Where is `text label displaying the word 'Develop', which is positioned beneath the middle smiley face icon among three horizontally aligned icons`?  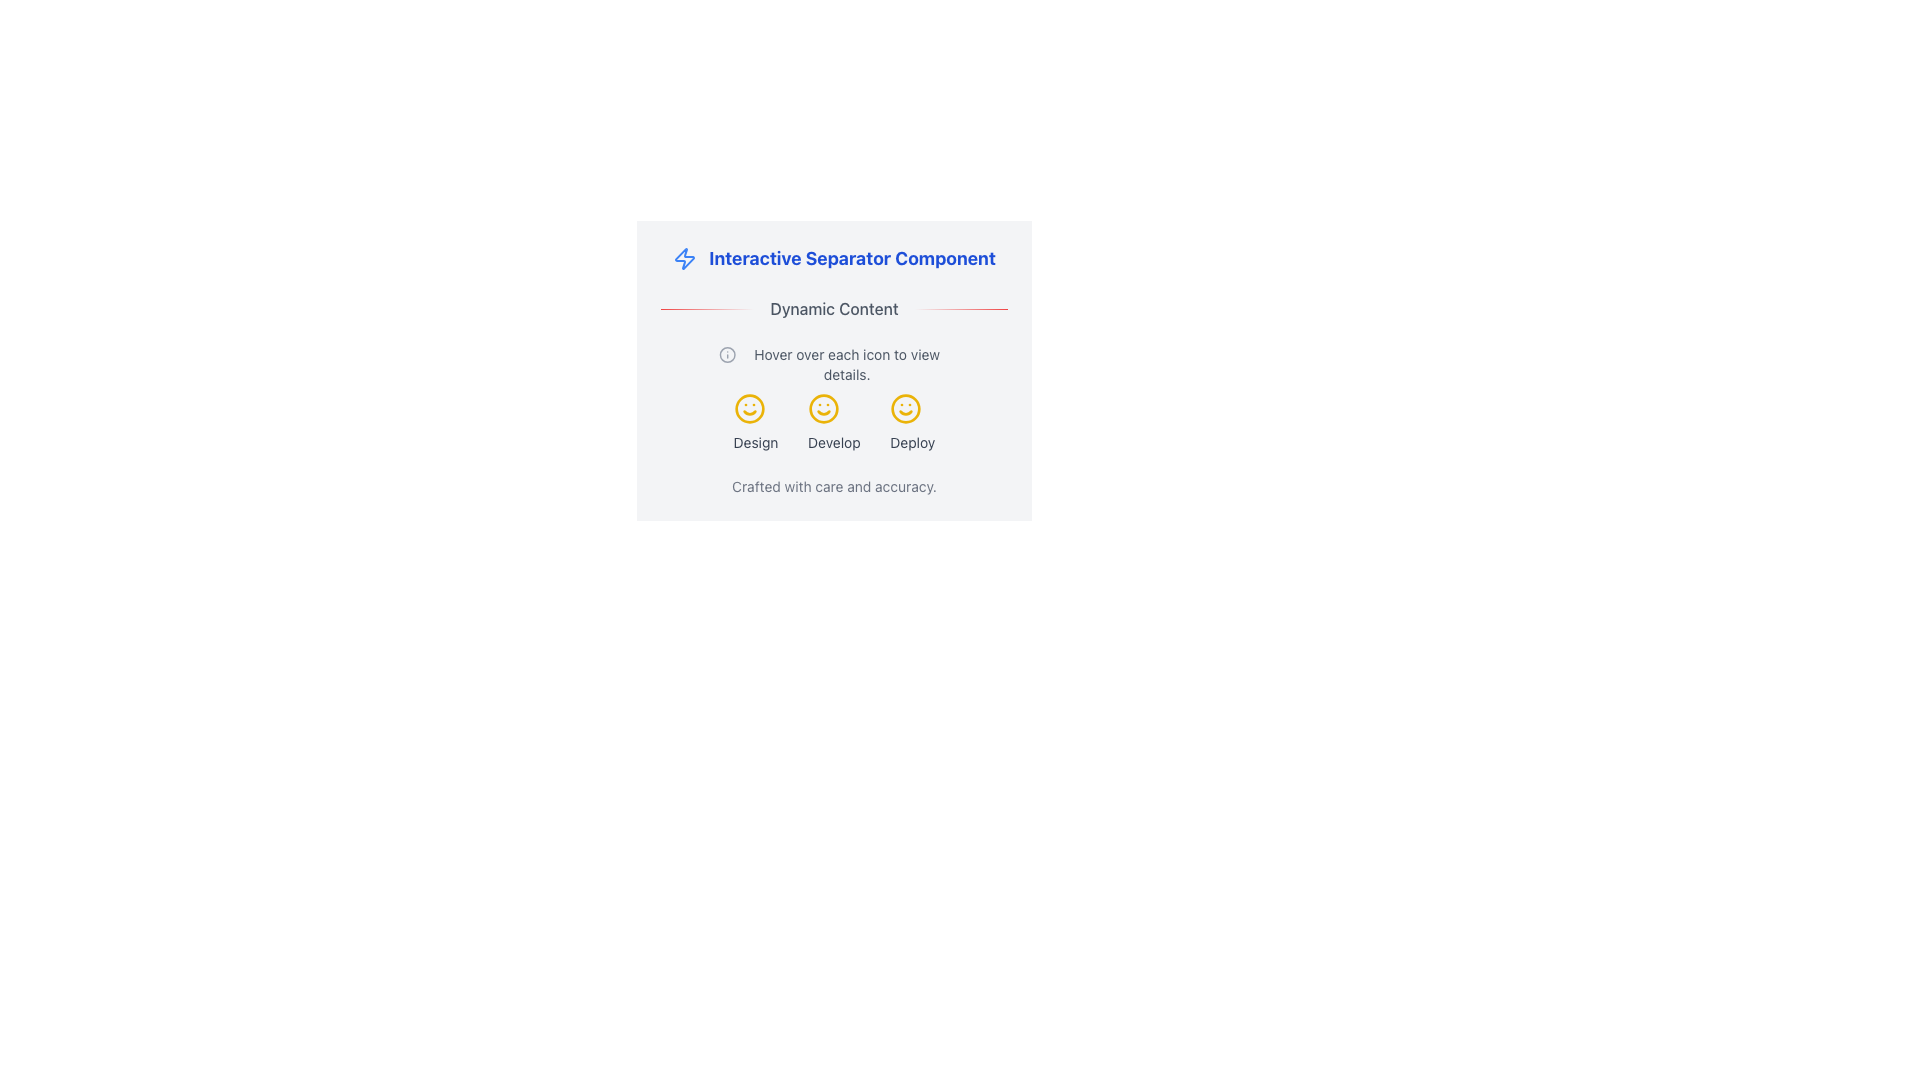
text label displaying the word 'Develop', which is positioned beneath the middle smiley face icon among three horizontally aligned icons is located at coordinates (834, 442).